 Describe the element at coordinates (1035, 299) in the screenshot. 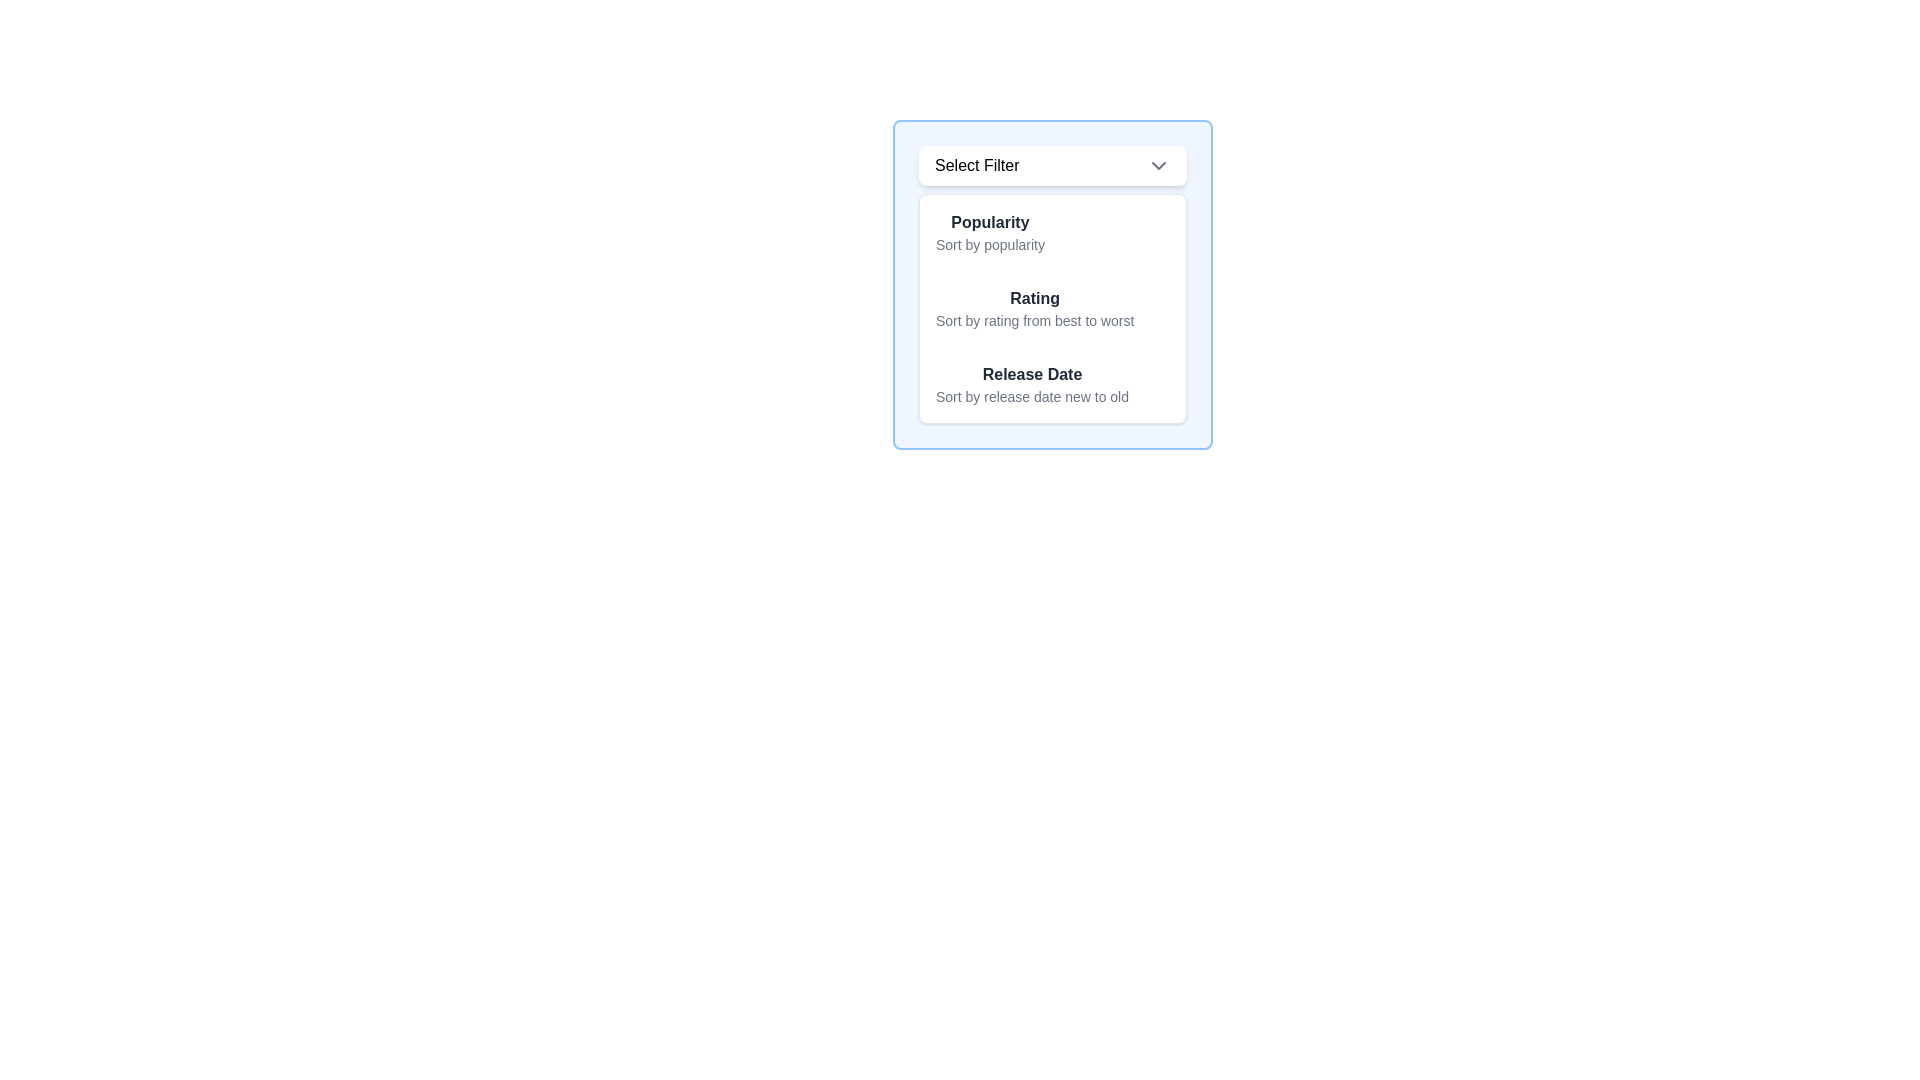

I see `the Text label indicating the user selection filter option related to ratings, which is positioned at the center of the dropdown list between 'Popularity' and 'Release Date'` at that location.